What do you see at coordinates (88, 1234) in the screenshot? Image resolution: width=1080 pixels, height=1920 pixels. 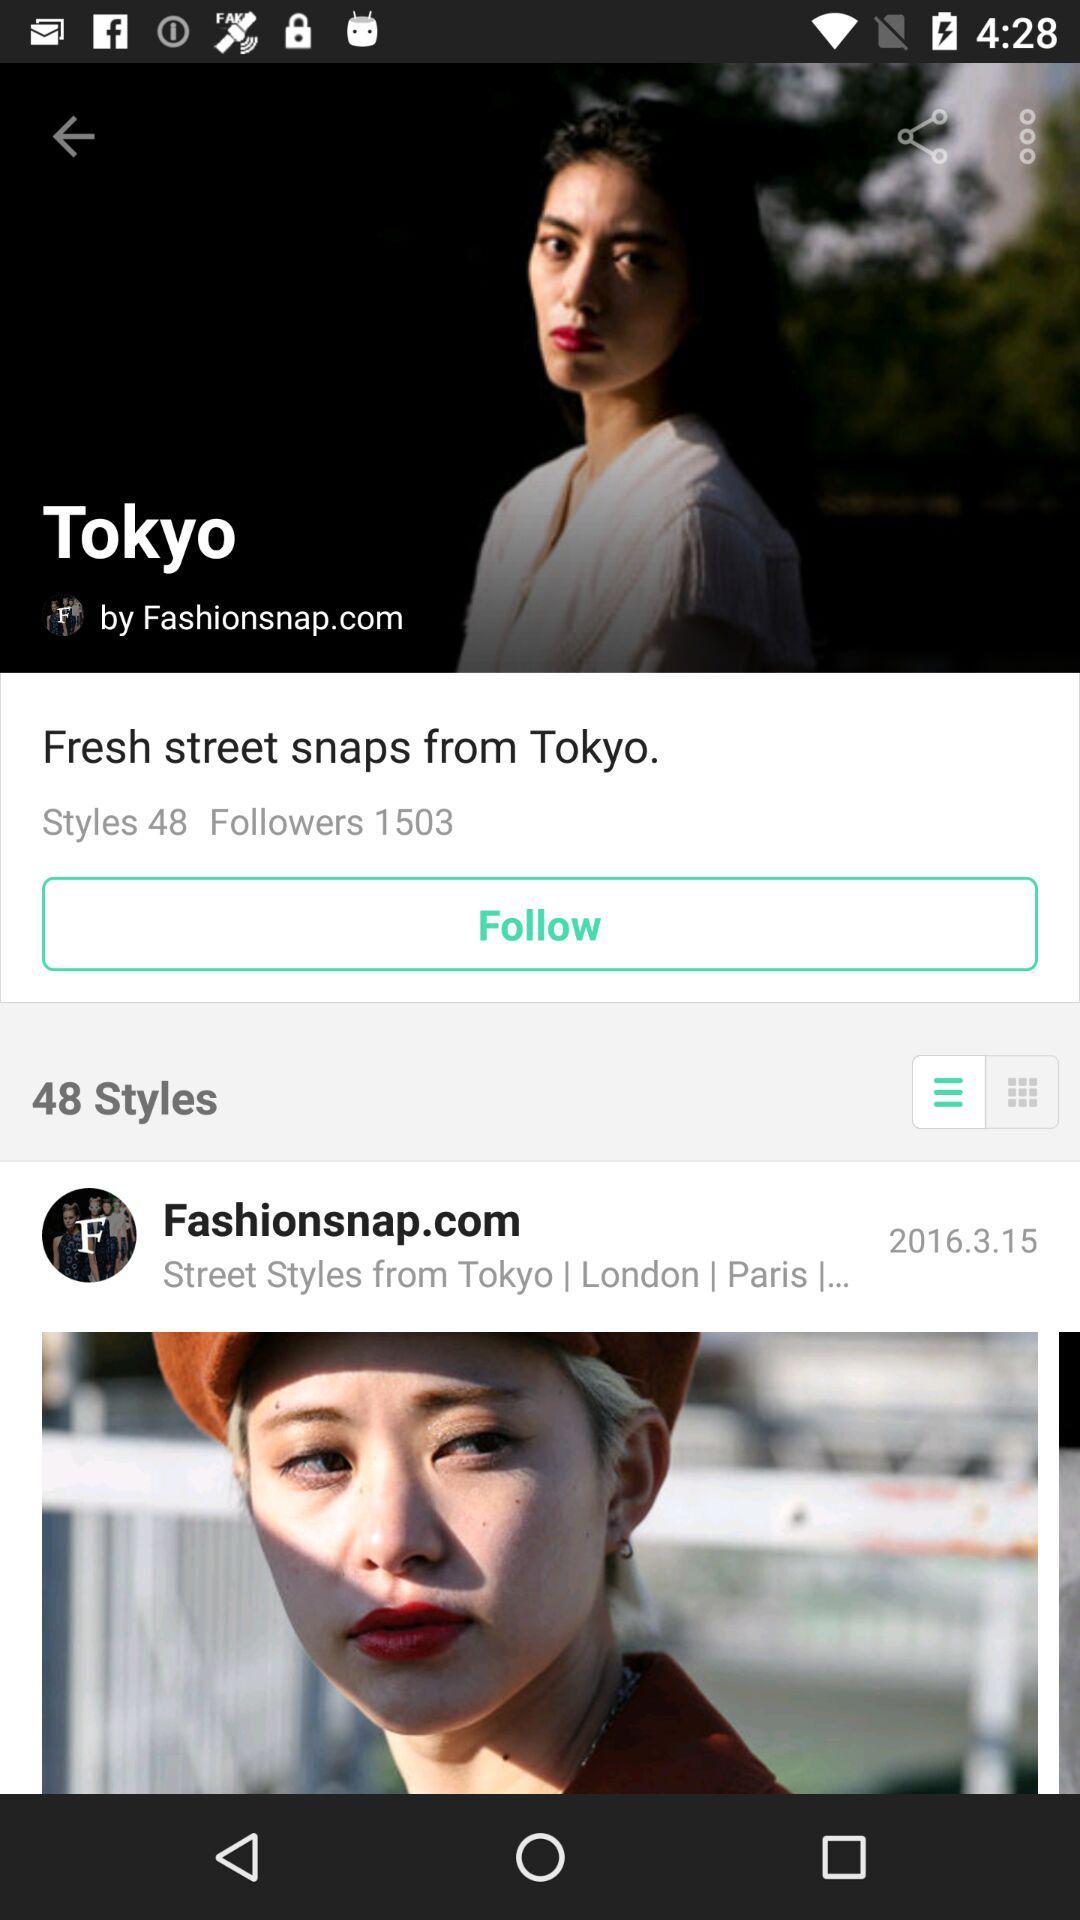 I see `open fashionsnap` at bounding box center [88, 1234].